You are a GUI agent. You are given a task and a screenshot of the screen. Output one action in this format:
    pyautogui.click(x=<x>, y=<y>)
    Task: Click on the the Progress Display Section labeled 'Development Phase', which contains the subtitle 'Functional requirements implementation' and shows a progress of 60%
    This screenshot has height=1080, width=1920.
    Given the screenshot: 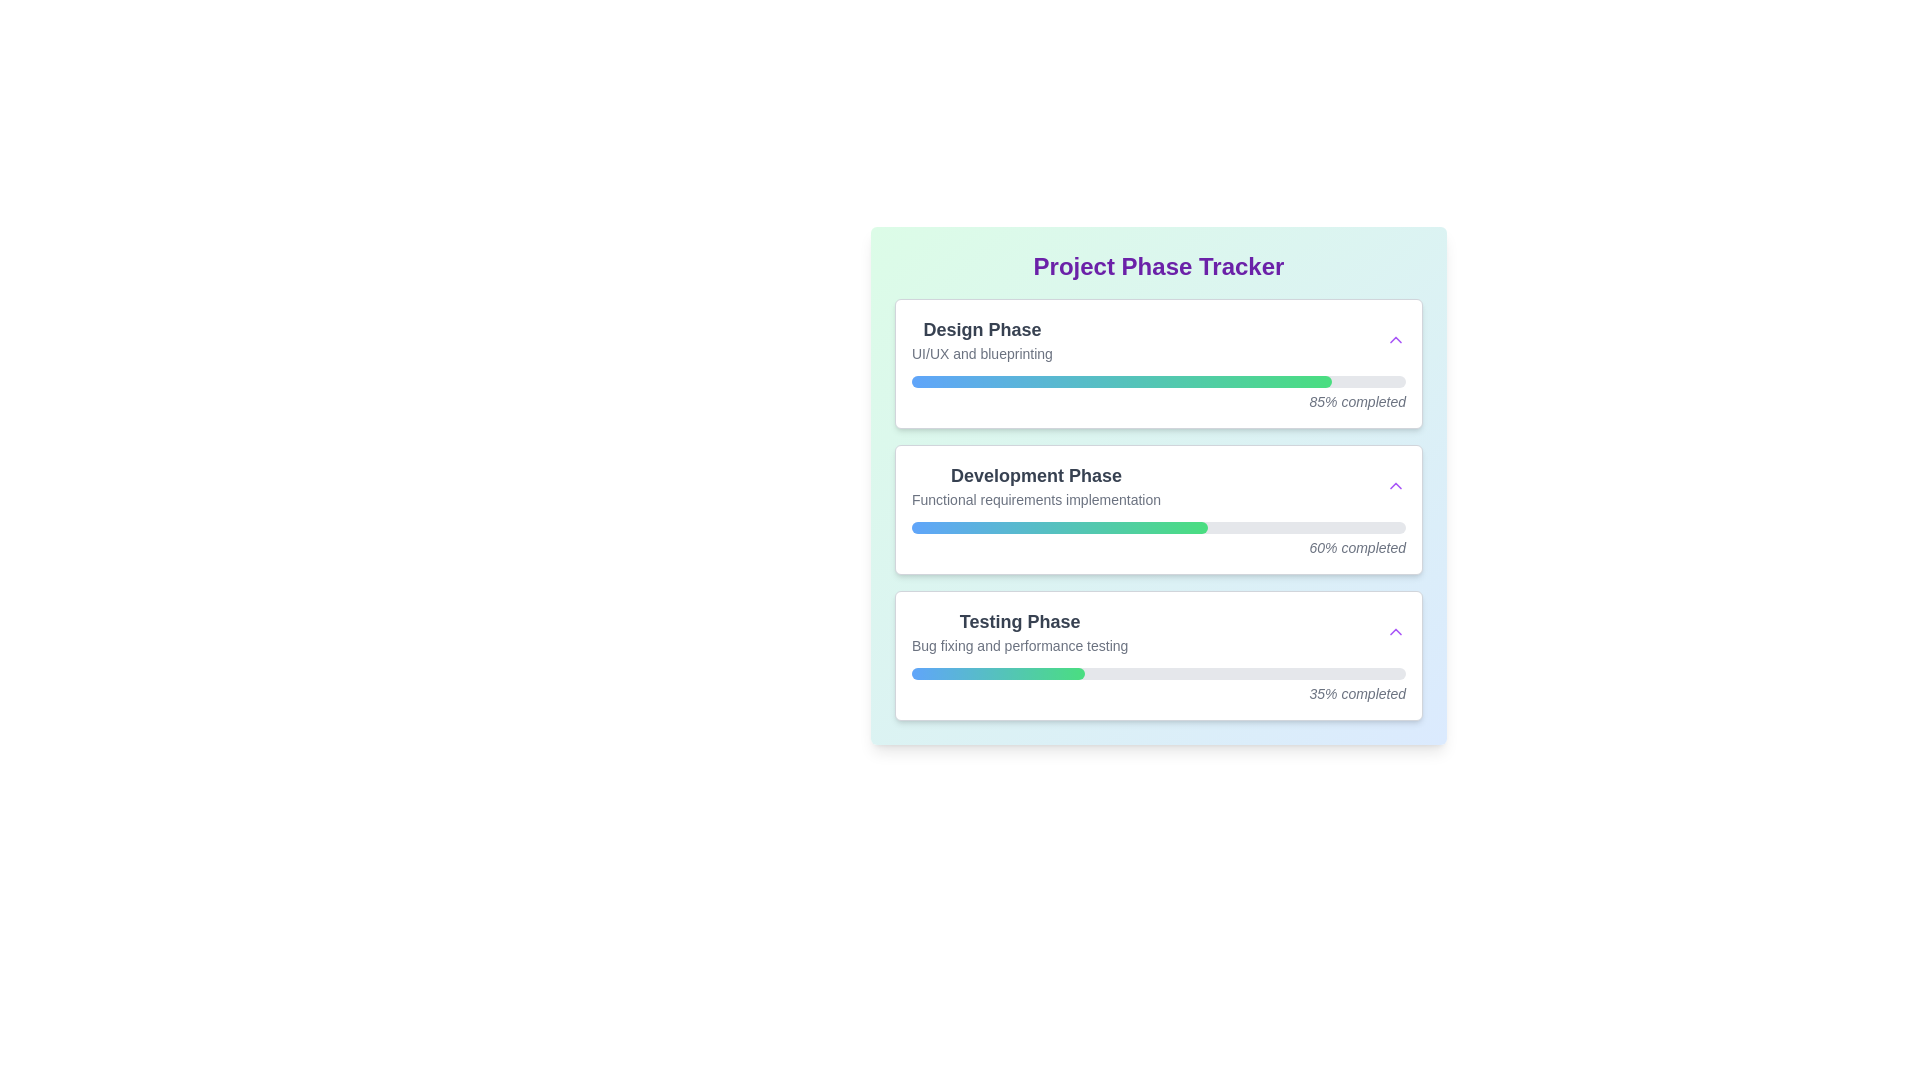 What is the action you would take?
    pyautogui.click(x=1158, y=486)
    